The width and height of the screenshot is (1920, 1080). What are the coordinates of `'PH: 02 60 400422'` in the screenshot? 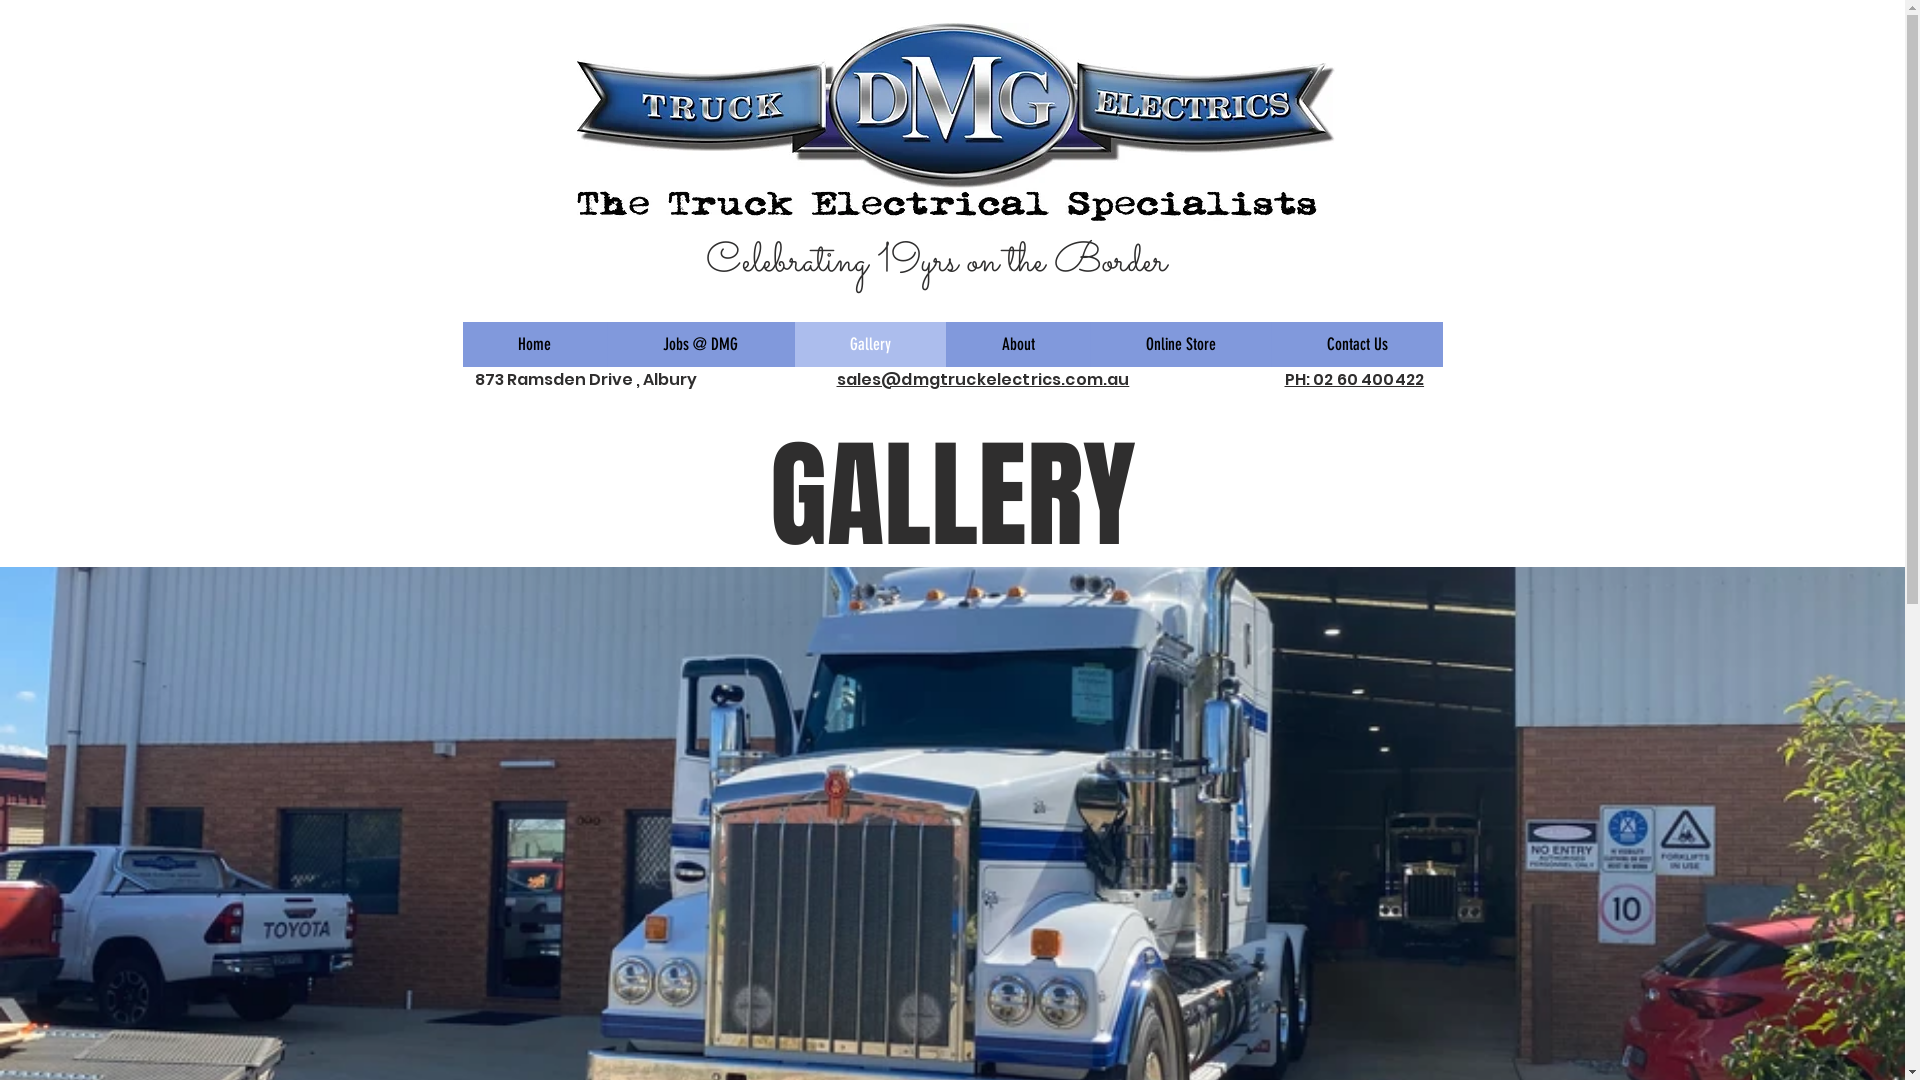 It's located at (1283, 378).